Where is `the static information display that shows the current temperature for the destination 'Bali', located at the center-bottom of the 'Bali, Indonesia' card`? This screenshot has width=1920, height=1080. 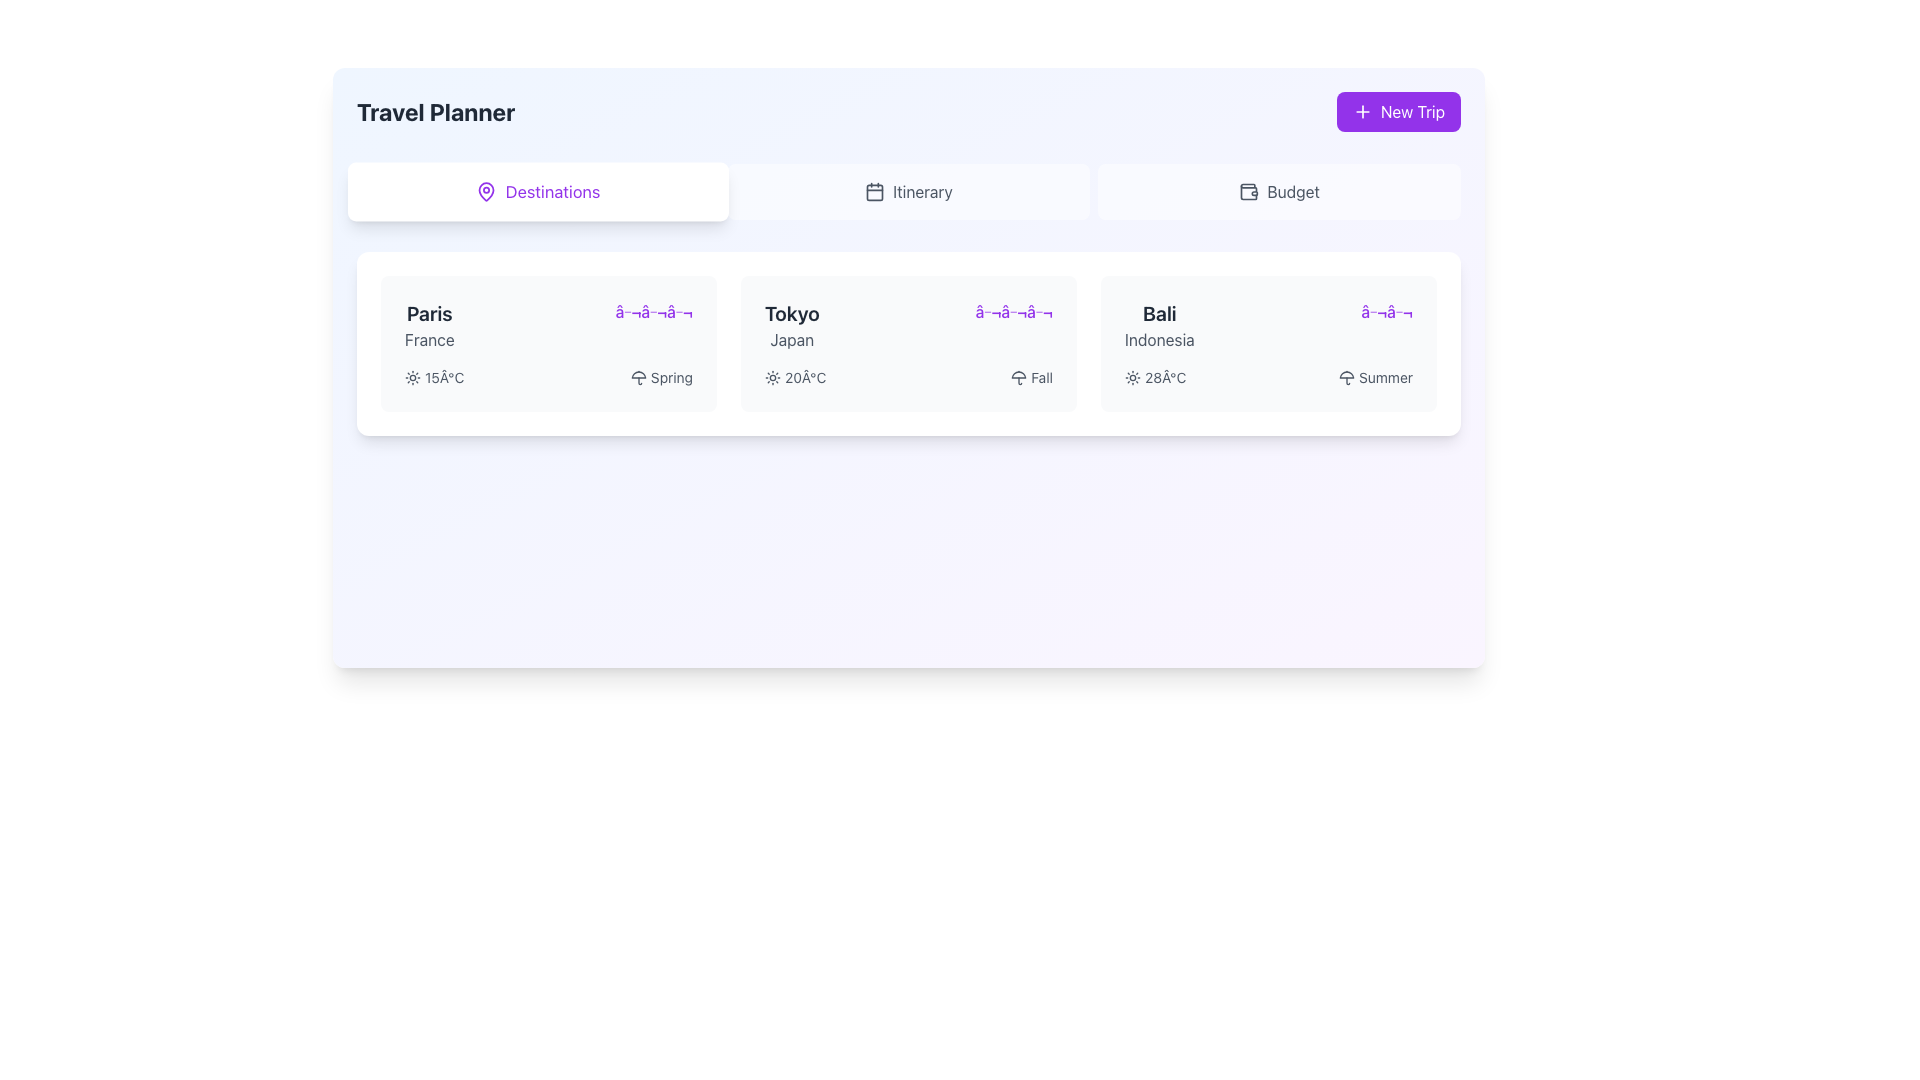 the static information display that shows the current temperature for the destination 'Bali', located at the center-bottom of the 'Bali, Indonesia' card is located at coordinates (1155, 378).